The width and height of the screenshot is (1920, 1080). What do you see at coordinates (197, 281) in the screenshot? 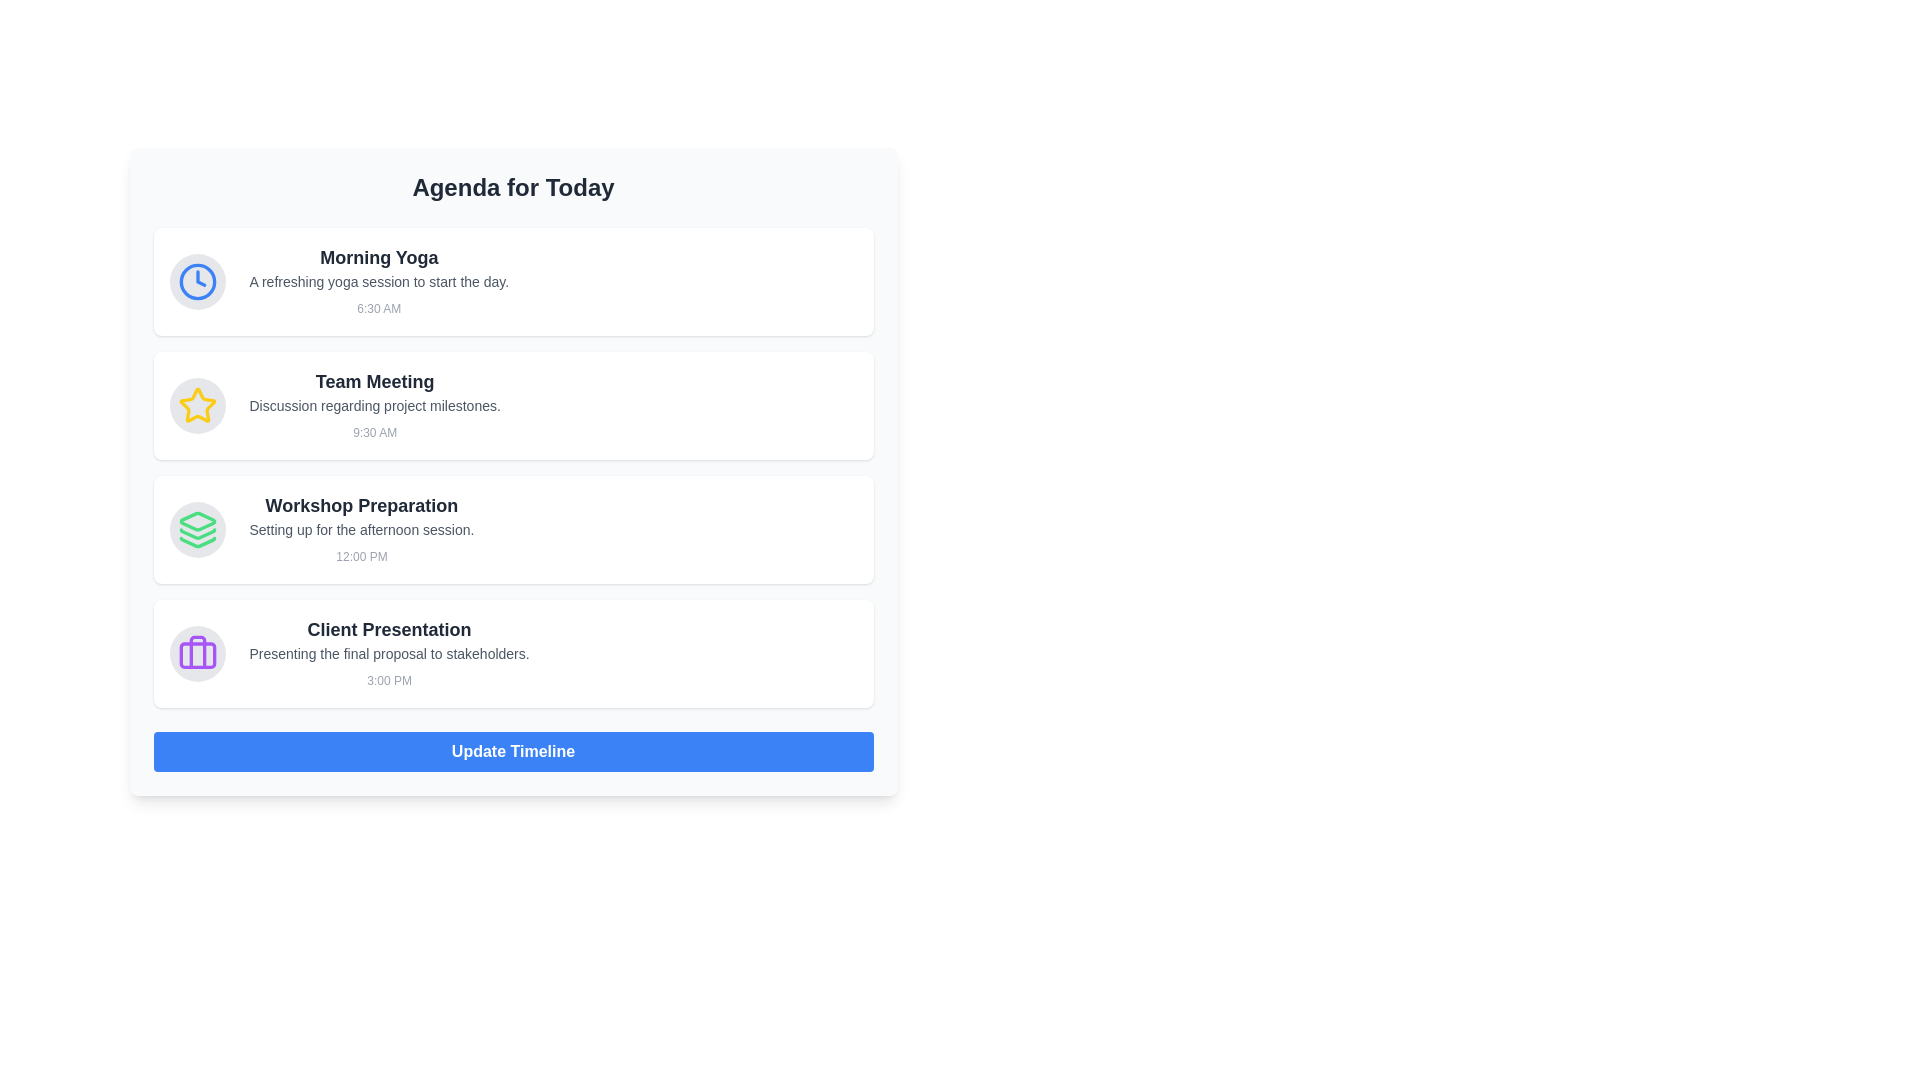
I see `the prominent blue clock-shaped icon located at the top of the list, next to the text 'Morning Yoga'` at bounding box center [197, 281].